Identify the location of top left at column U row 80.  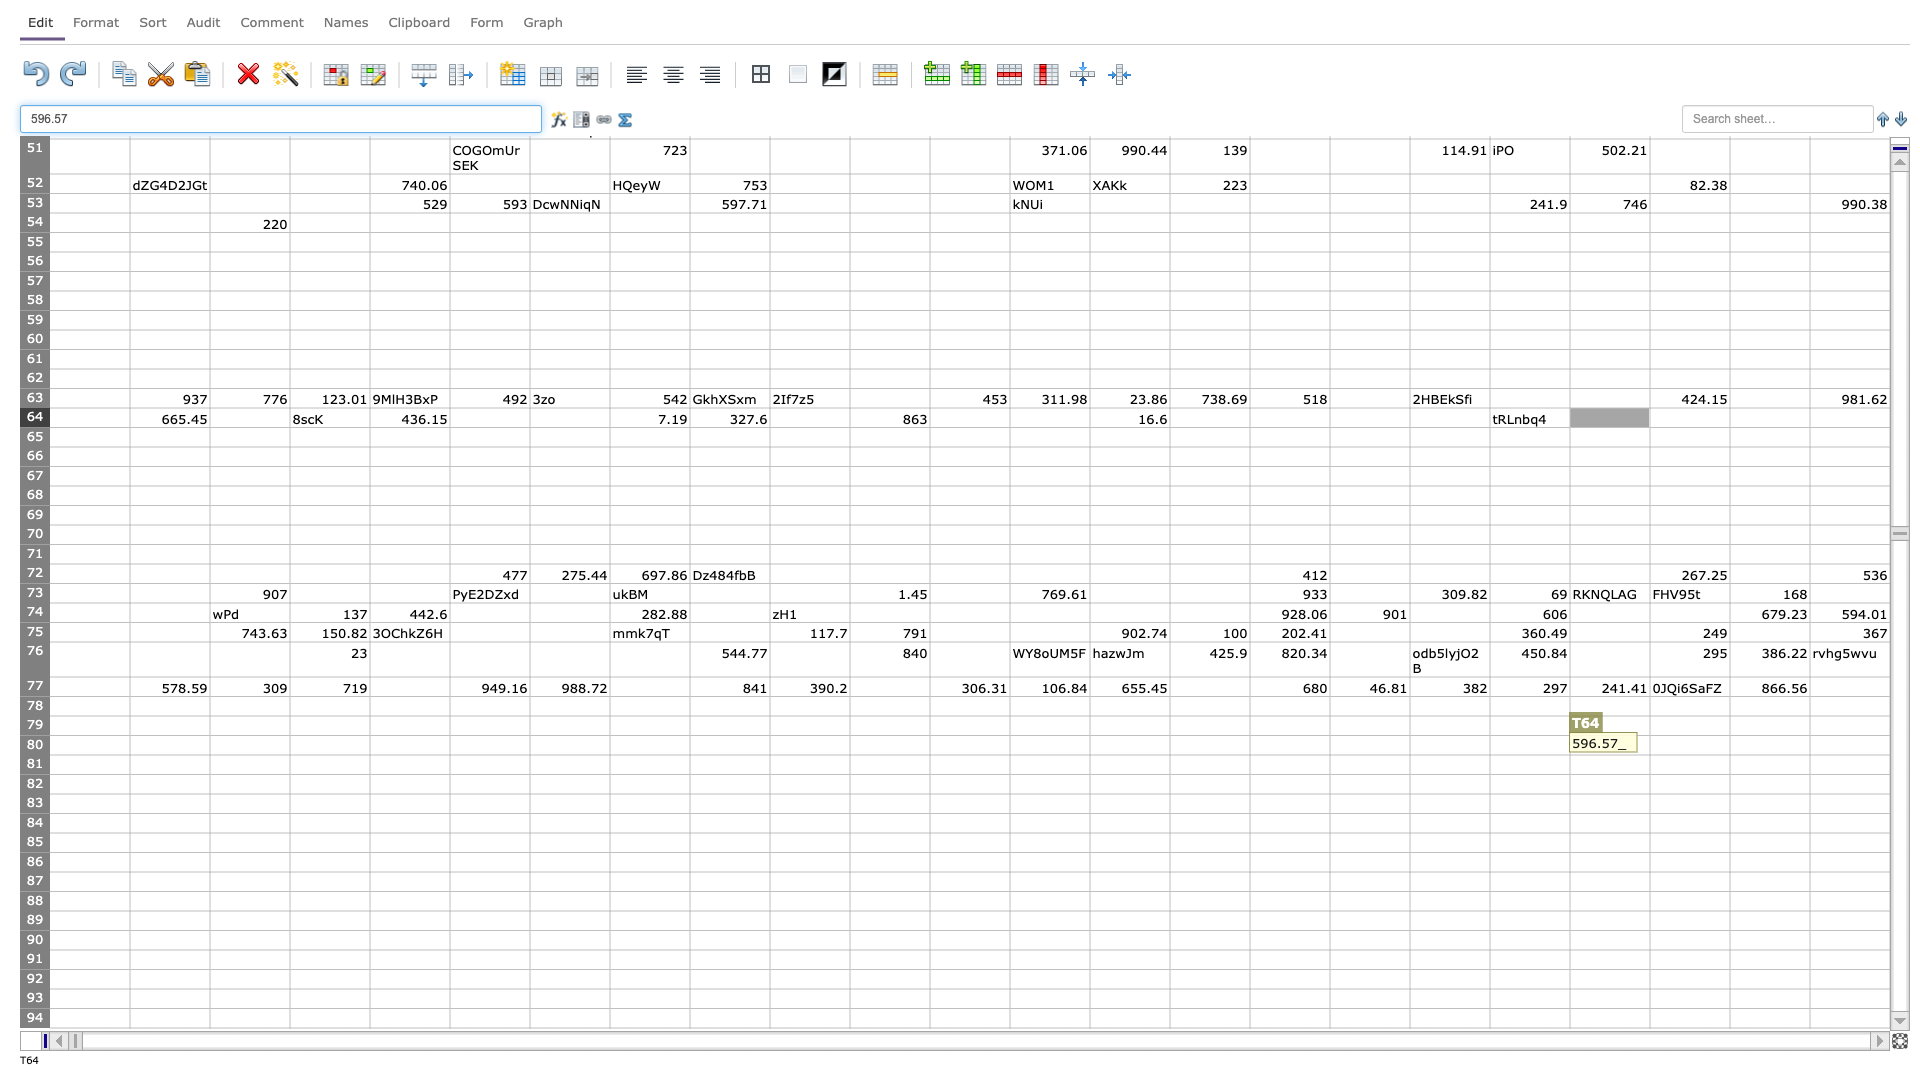
(1650, 735).